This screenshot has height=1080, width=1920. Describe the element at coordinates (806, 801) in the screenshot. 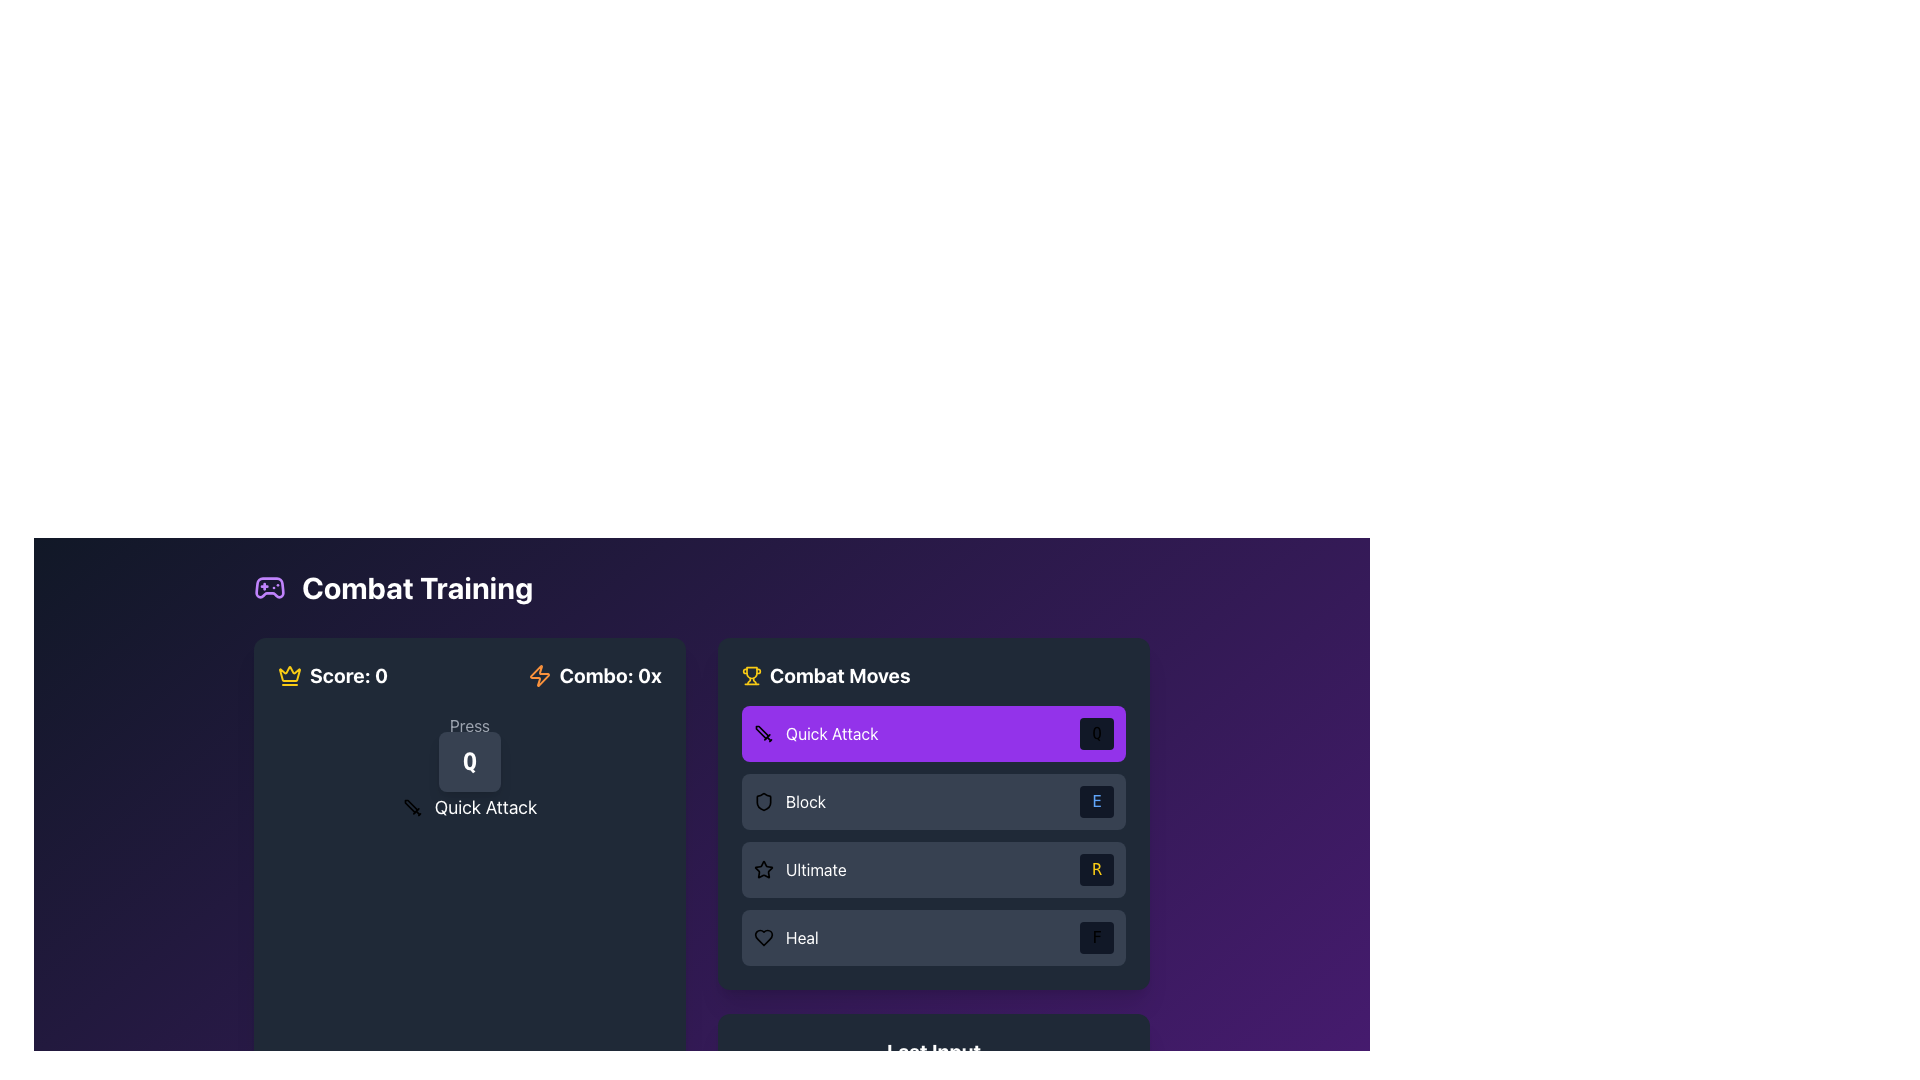

I see `the 'Block' text label` at that location.